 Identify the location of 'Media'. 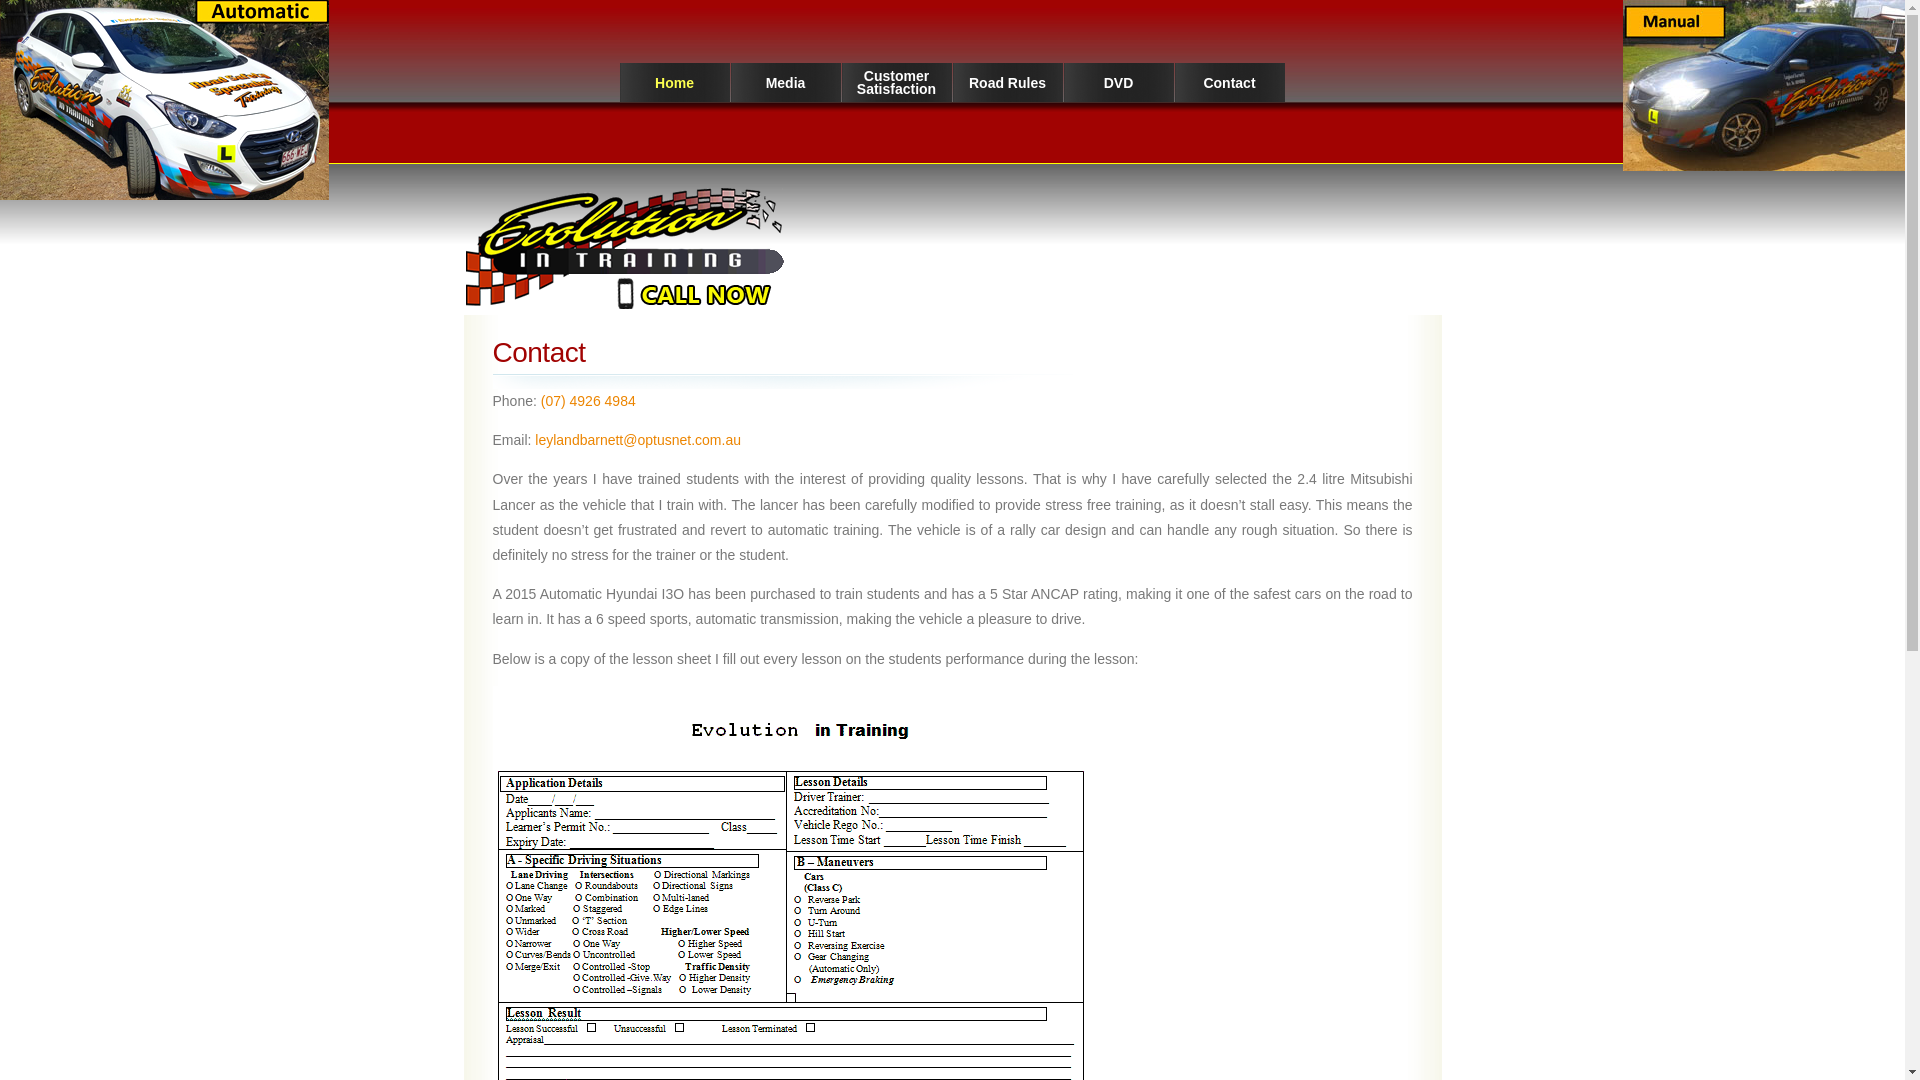
(728, 83).